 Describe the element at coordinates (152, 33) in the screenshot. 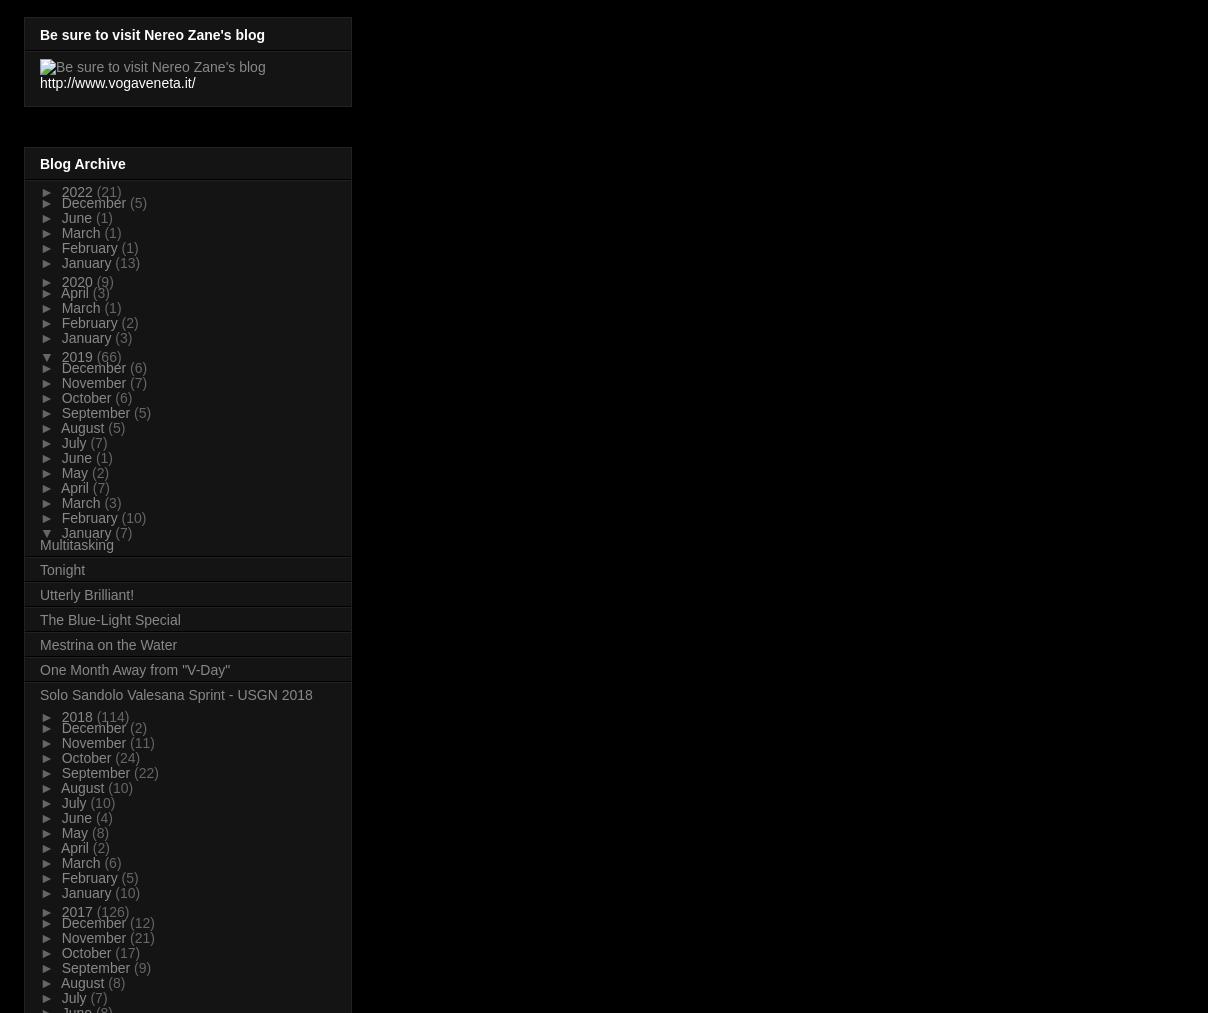

I see `'Be sure to visit Nereo Zane's blog'` at that location.